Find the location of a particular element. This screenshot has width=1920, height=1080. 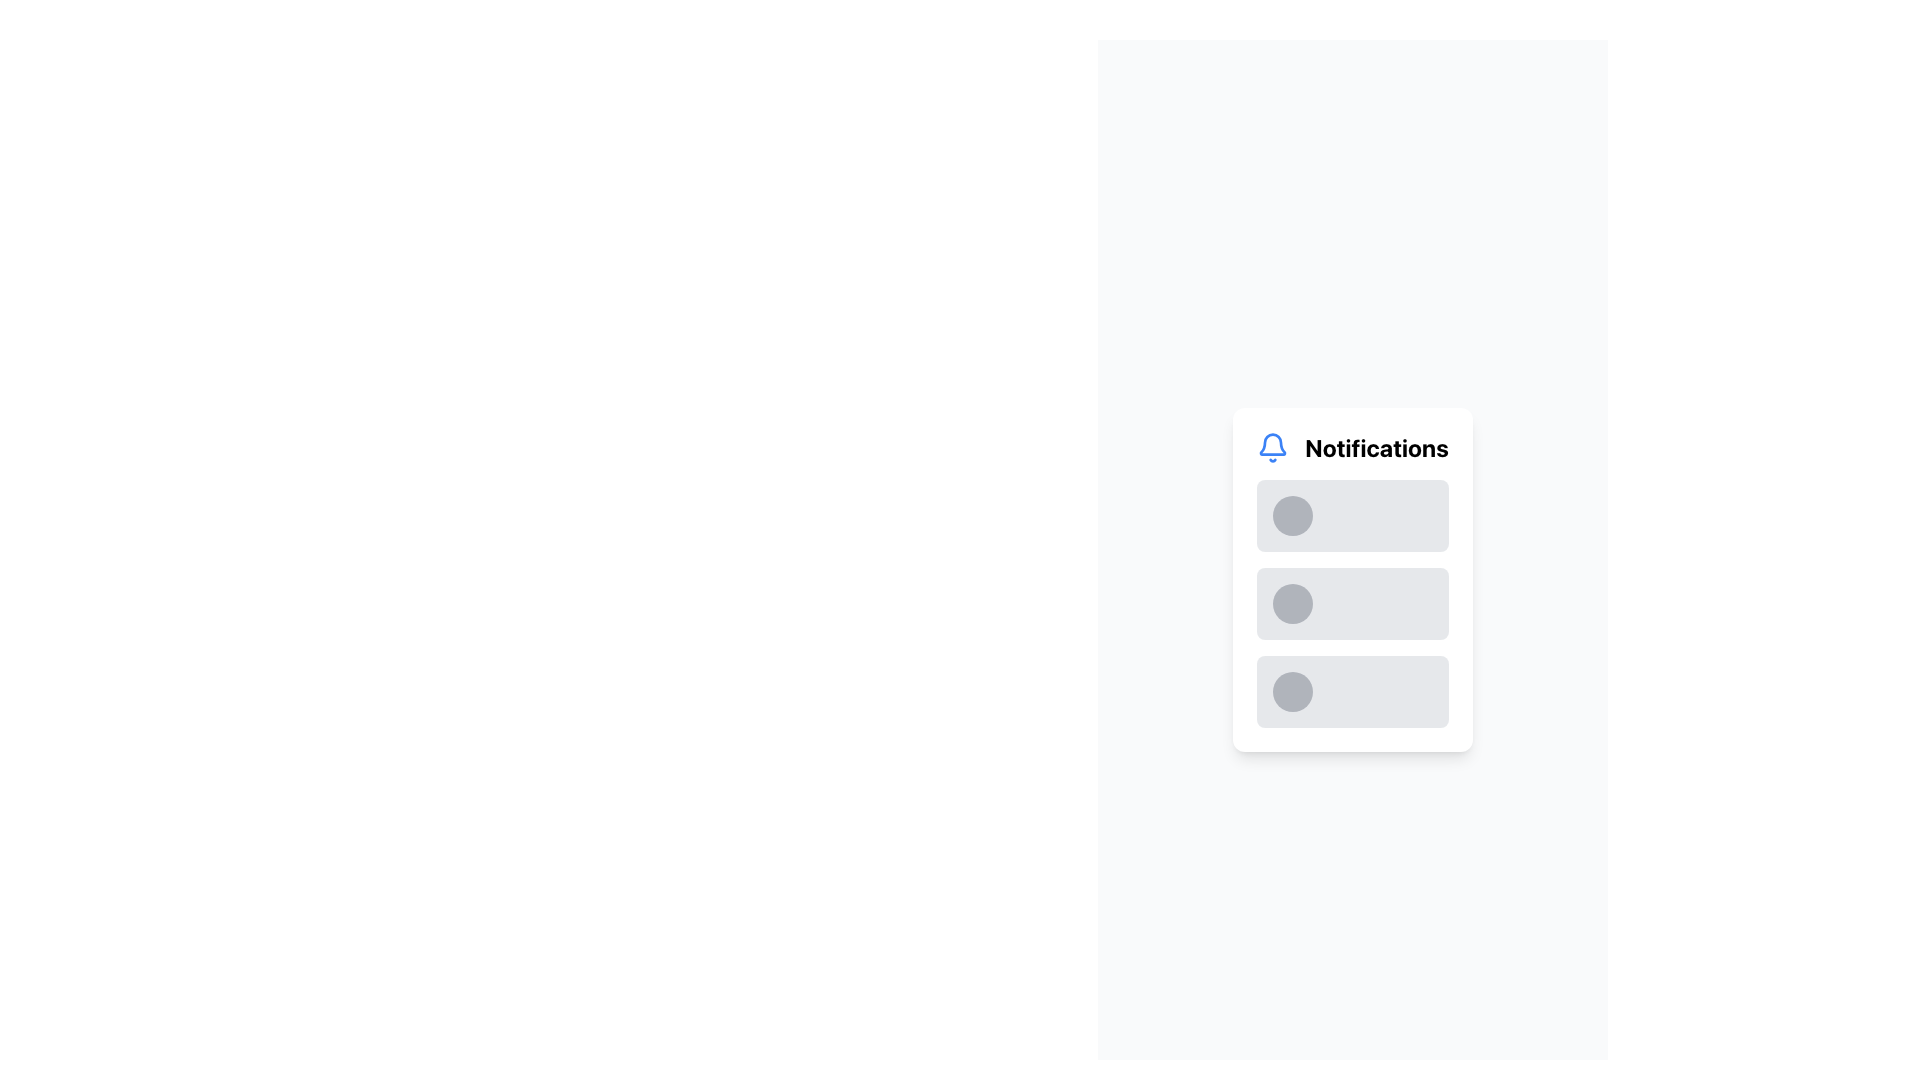

the circular placeholder component with a gray background to reveal additional actions is located at coordinates (1293, 690).